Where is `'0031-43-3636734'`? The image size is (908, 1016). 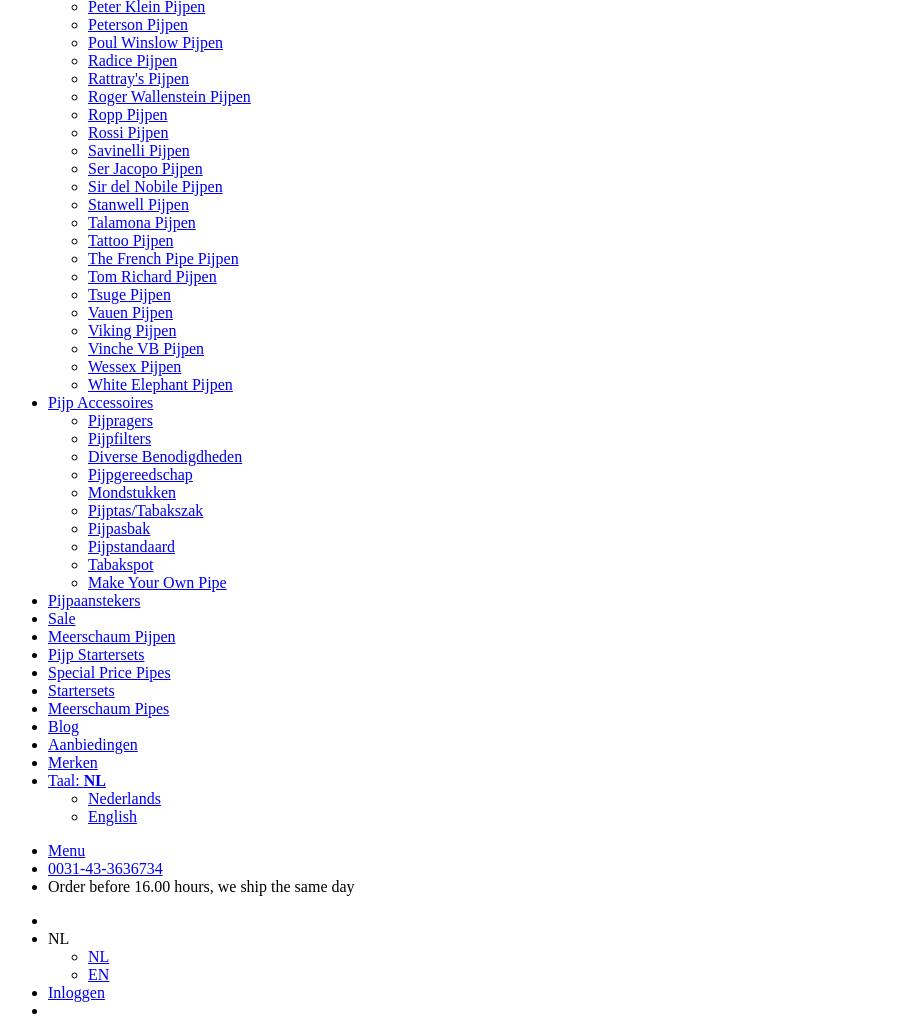
'0031-43-3636734' is located at coordinates (103, 868).